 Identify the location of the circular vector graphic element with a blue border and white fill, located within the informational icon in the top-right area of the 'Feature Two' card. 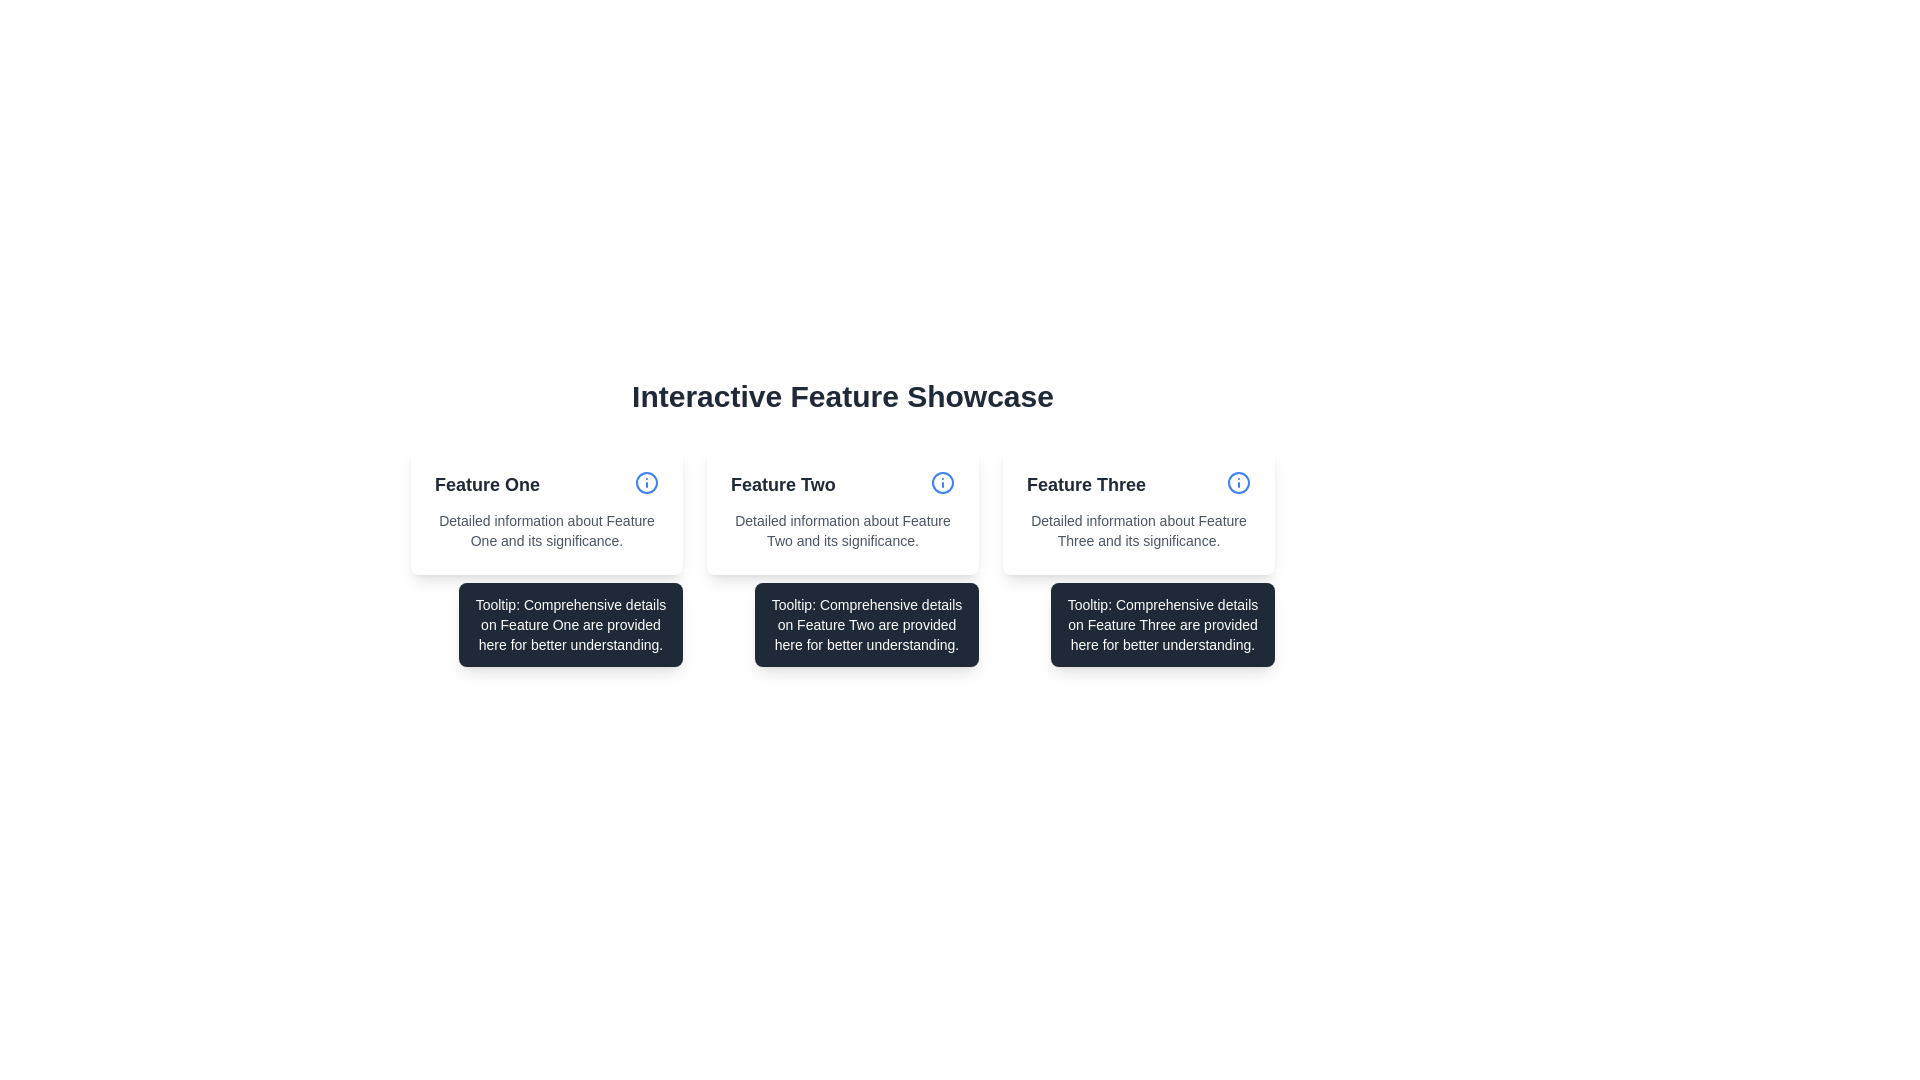
(647, 482).